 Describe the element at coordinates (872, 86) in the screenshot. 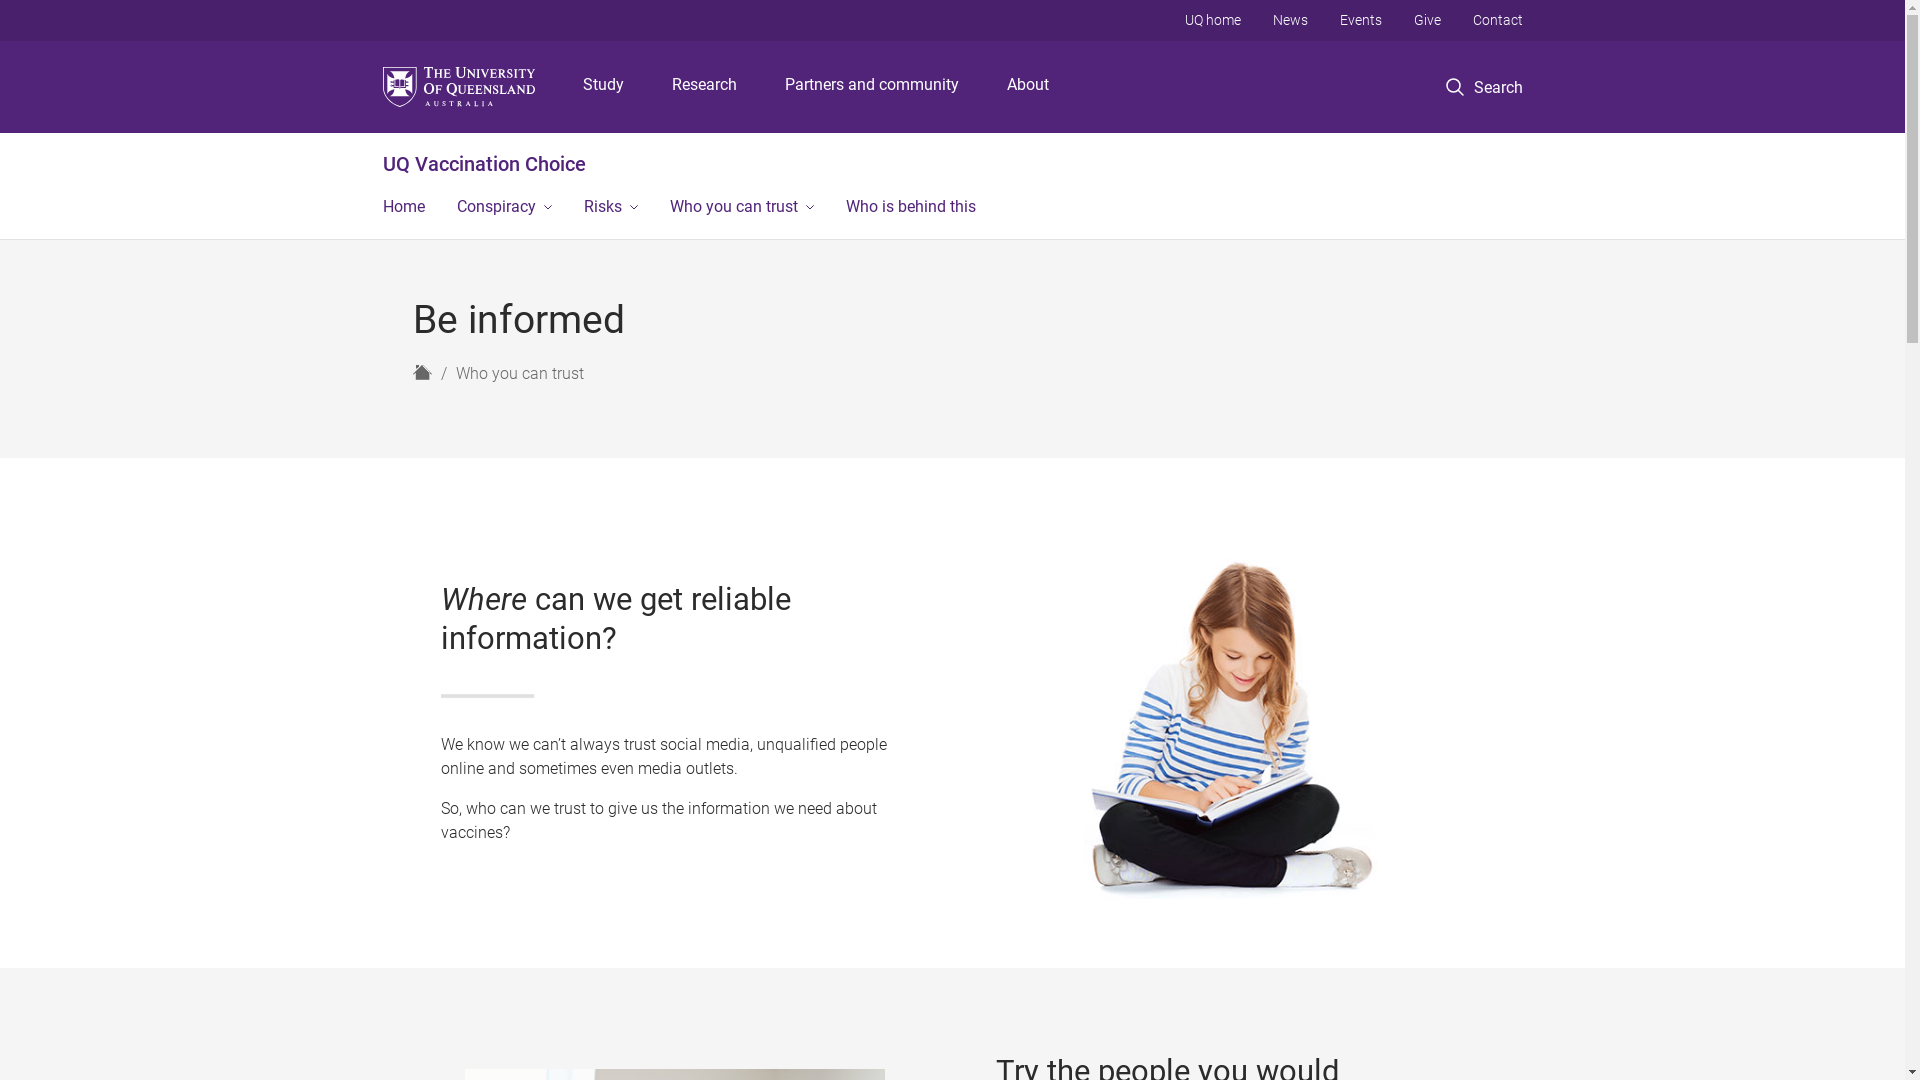

I see `'Partners and community'` at that location.